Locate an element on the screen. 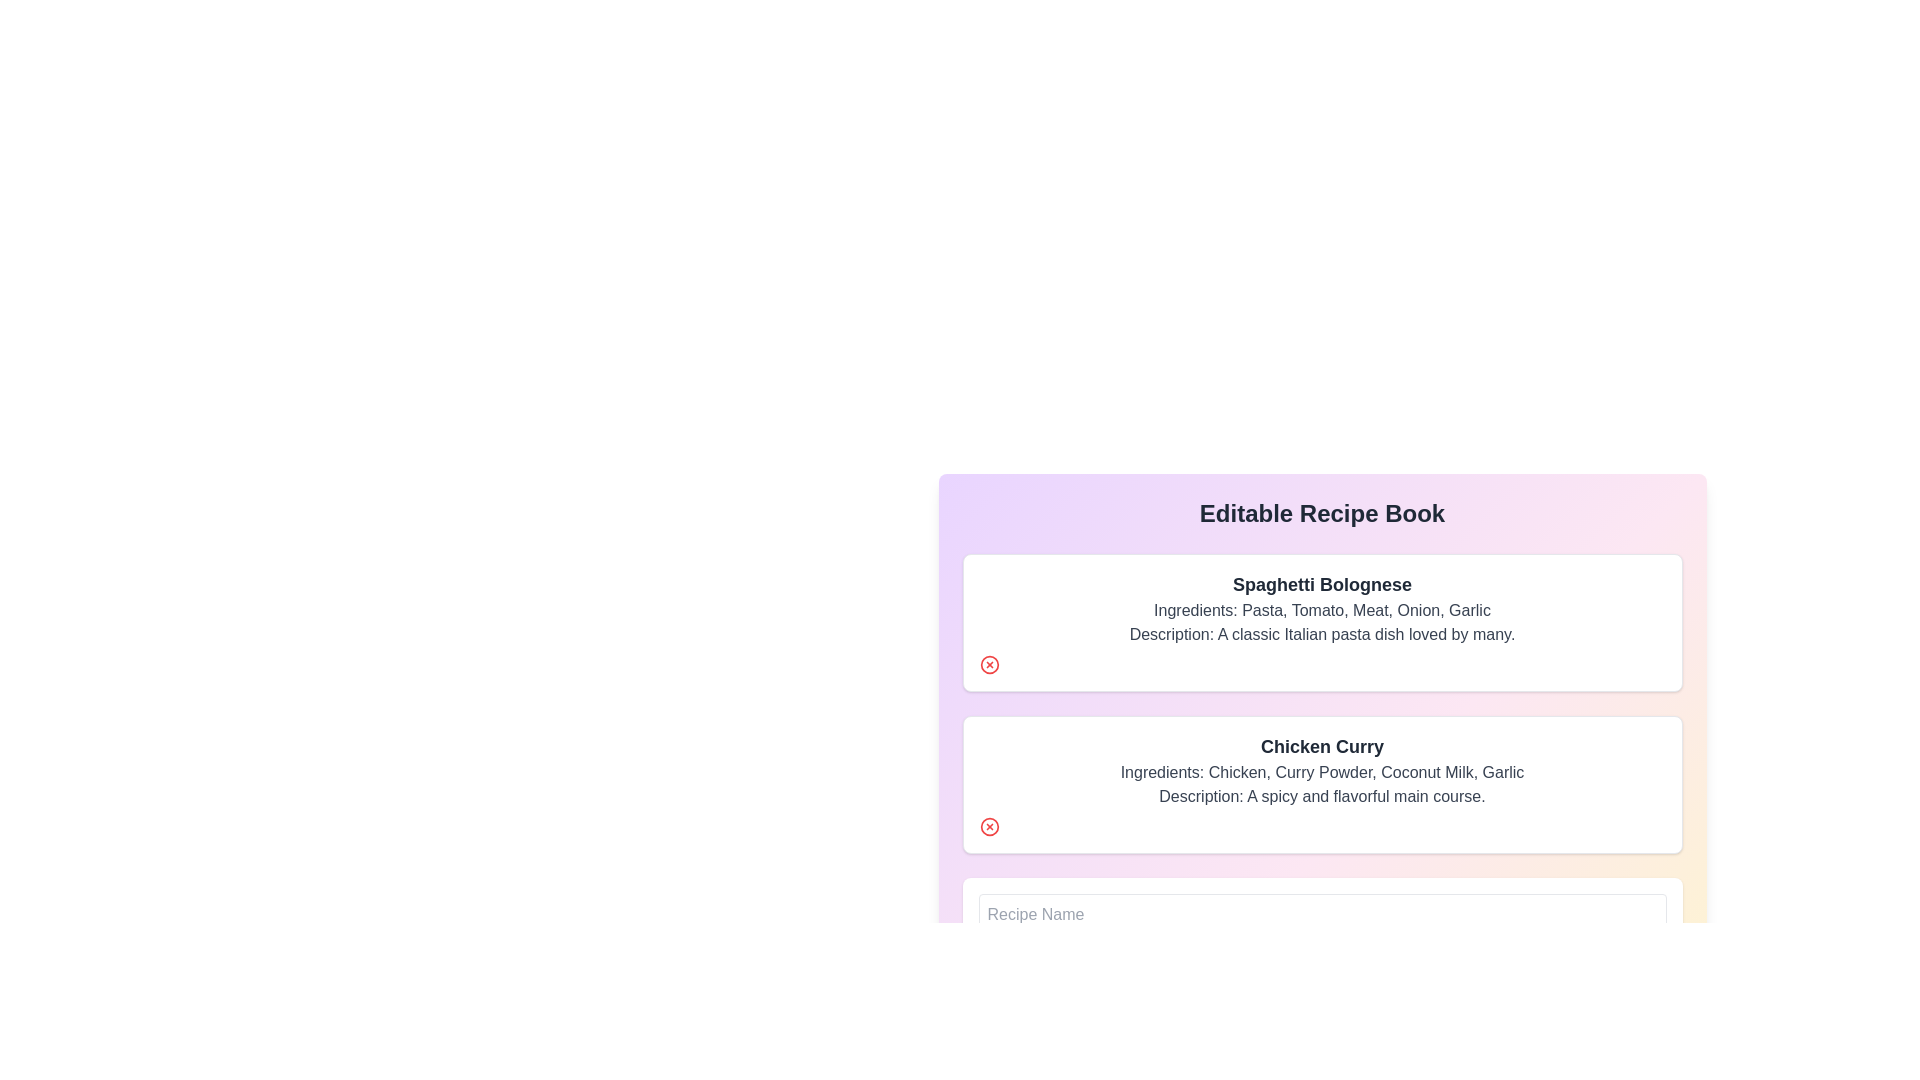 Image resolution: width=1920 pixels, height=1080 pixels. the circular button with a red border and an 'X' symbol, located to the left of the 'Chicken Curry' text block is located at coordinates (989, 826).